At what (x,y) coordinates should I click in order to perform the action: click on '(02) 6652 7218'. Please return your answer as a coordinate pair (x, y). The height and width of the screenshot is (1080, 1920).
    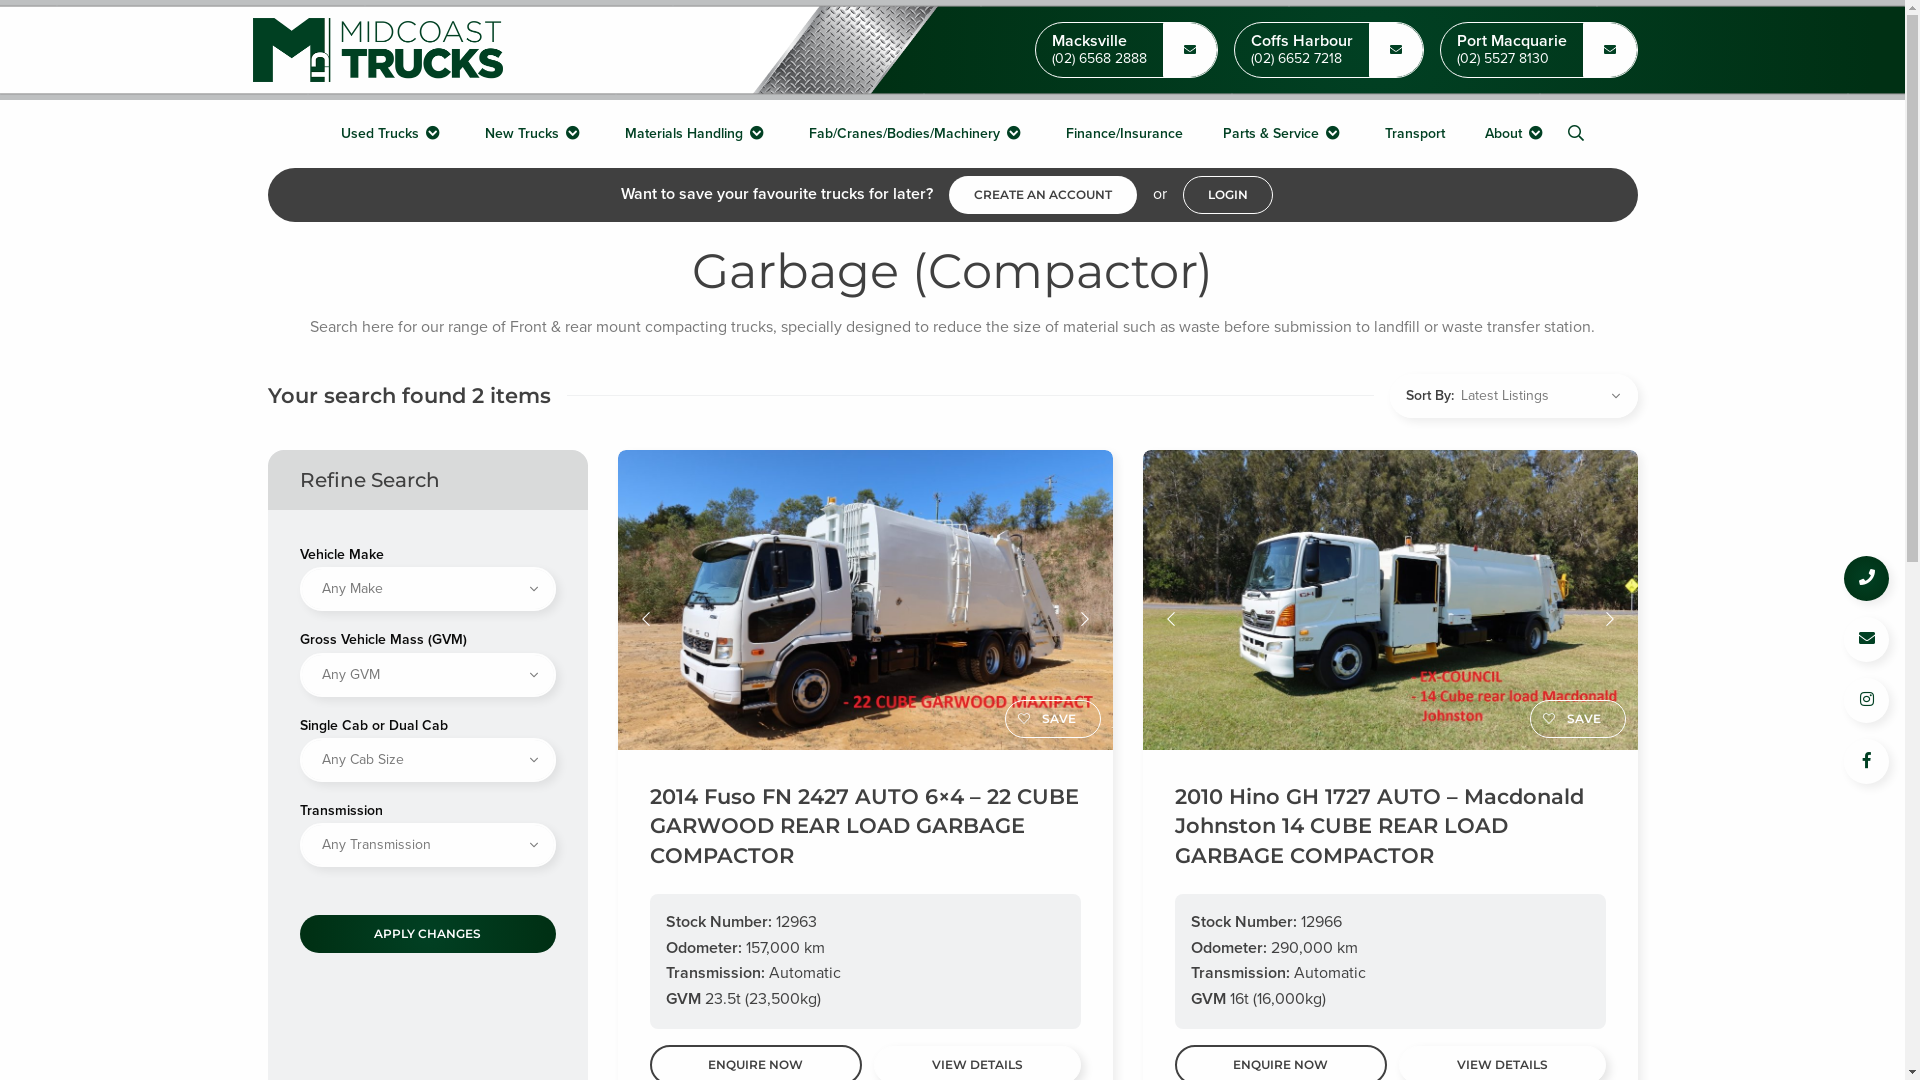
    Looking at the image, I should click on (1248, 58).